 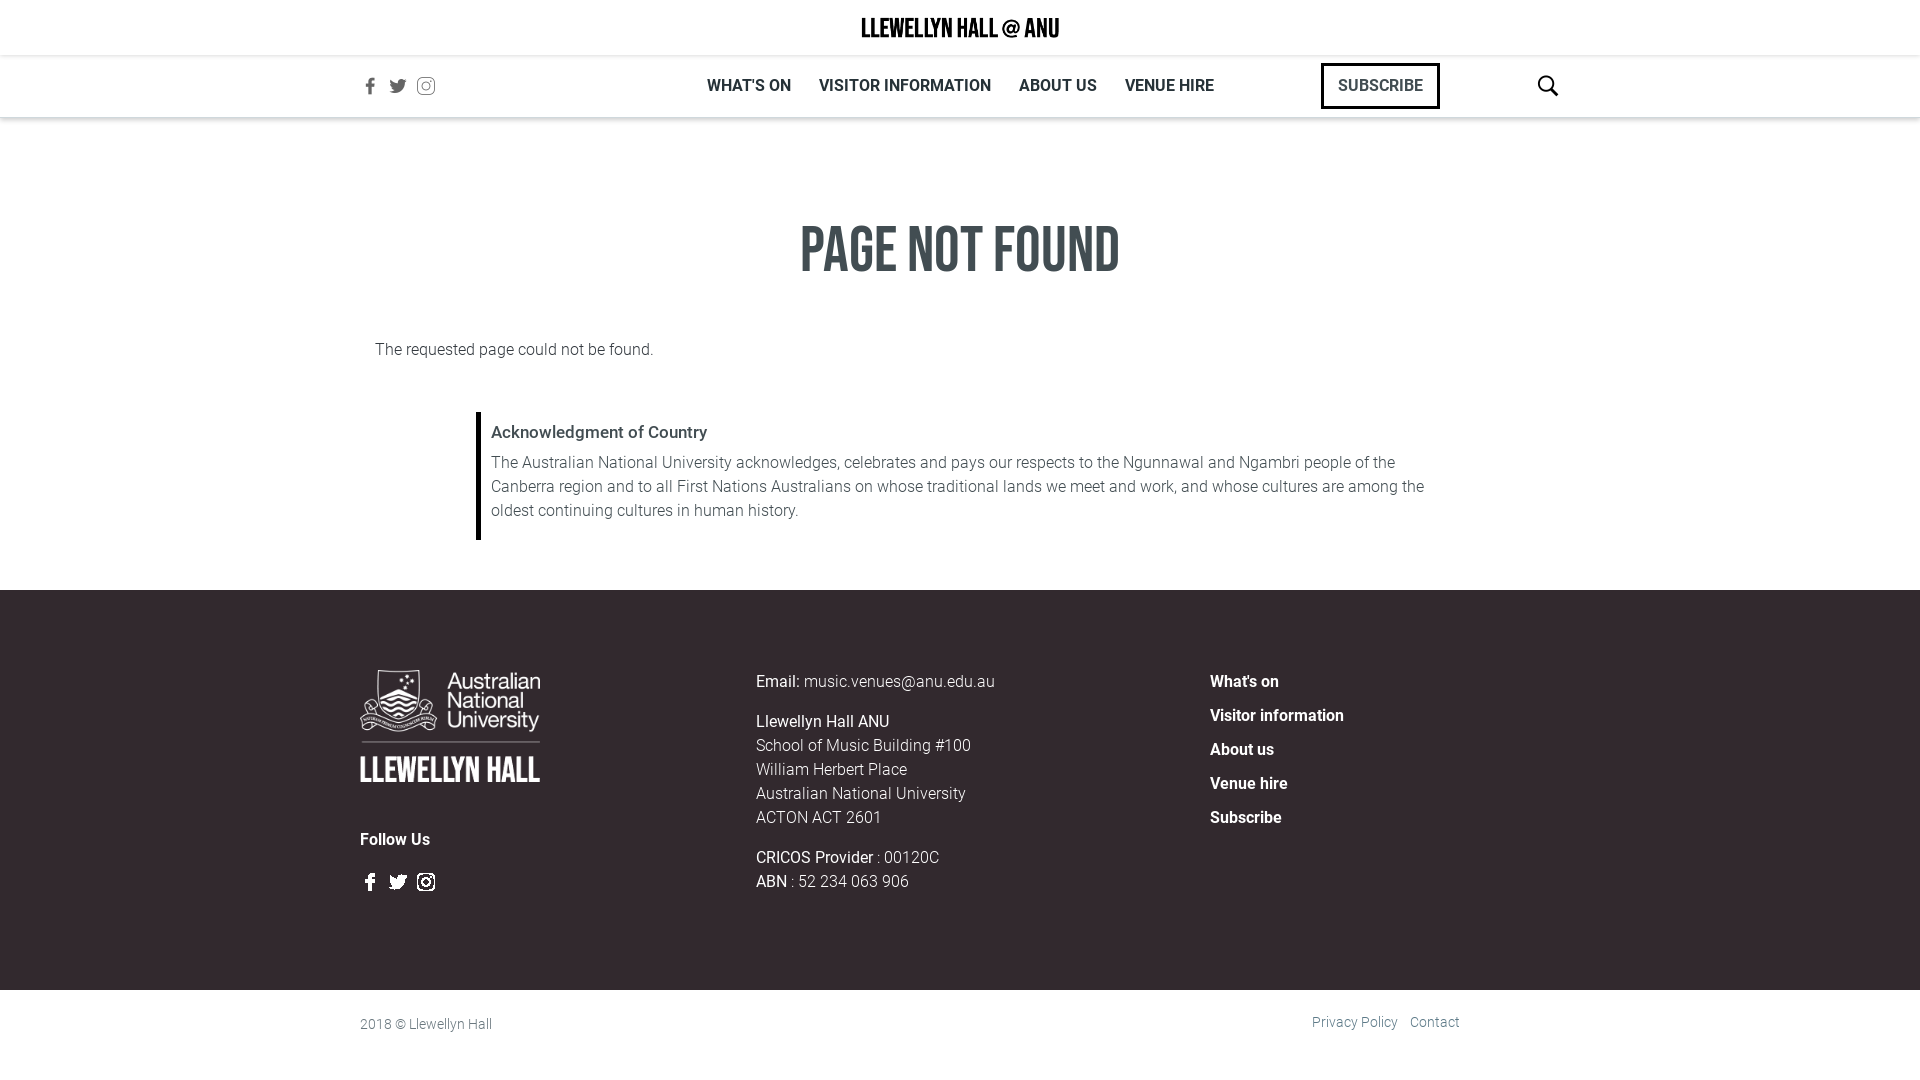 What do you see at coordinates (1208, 782) in the screenshot?
I see `'Venue hire'` at bounding box center [1208, 782].